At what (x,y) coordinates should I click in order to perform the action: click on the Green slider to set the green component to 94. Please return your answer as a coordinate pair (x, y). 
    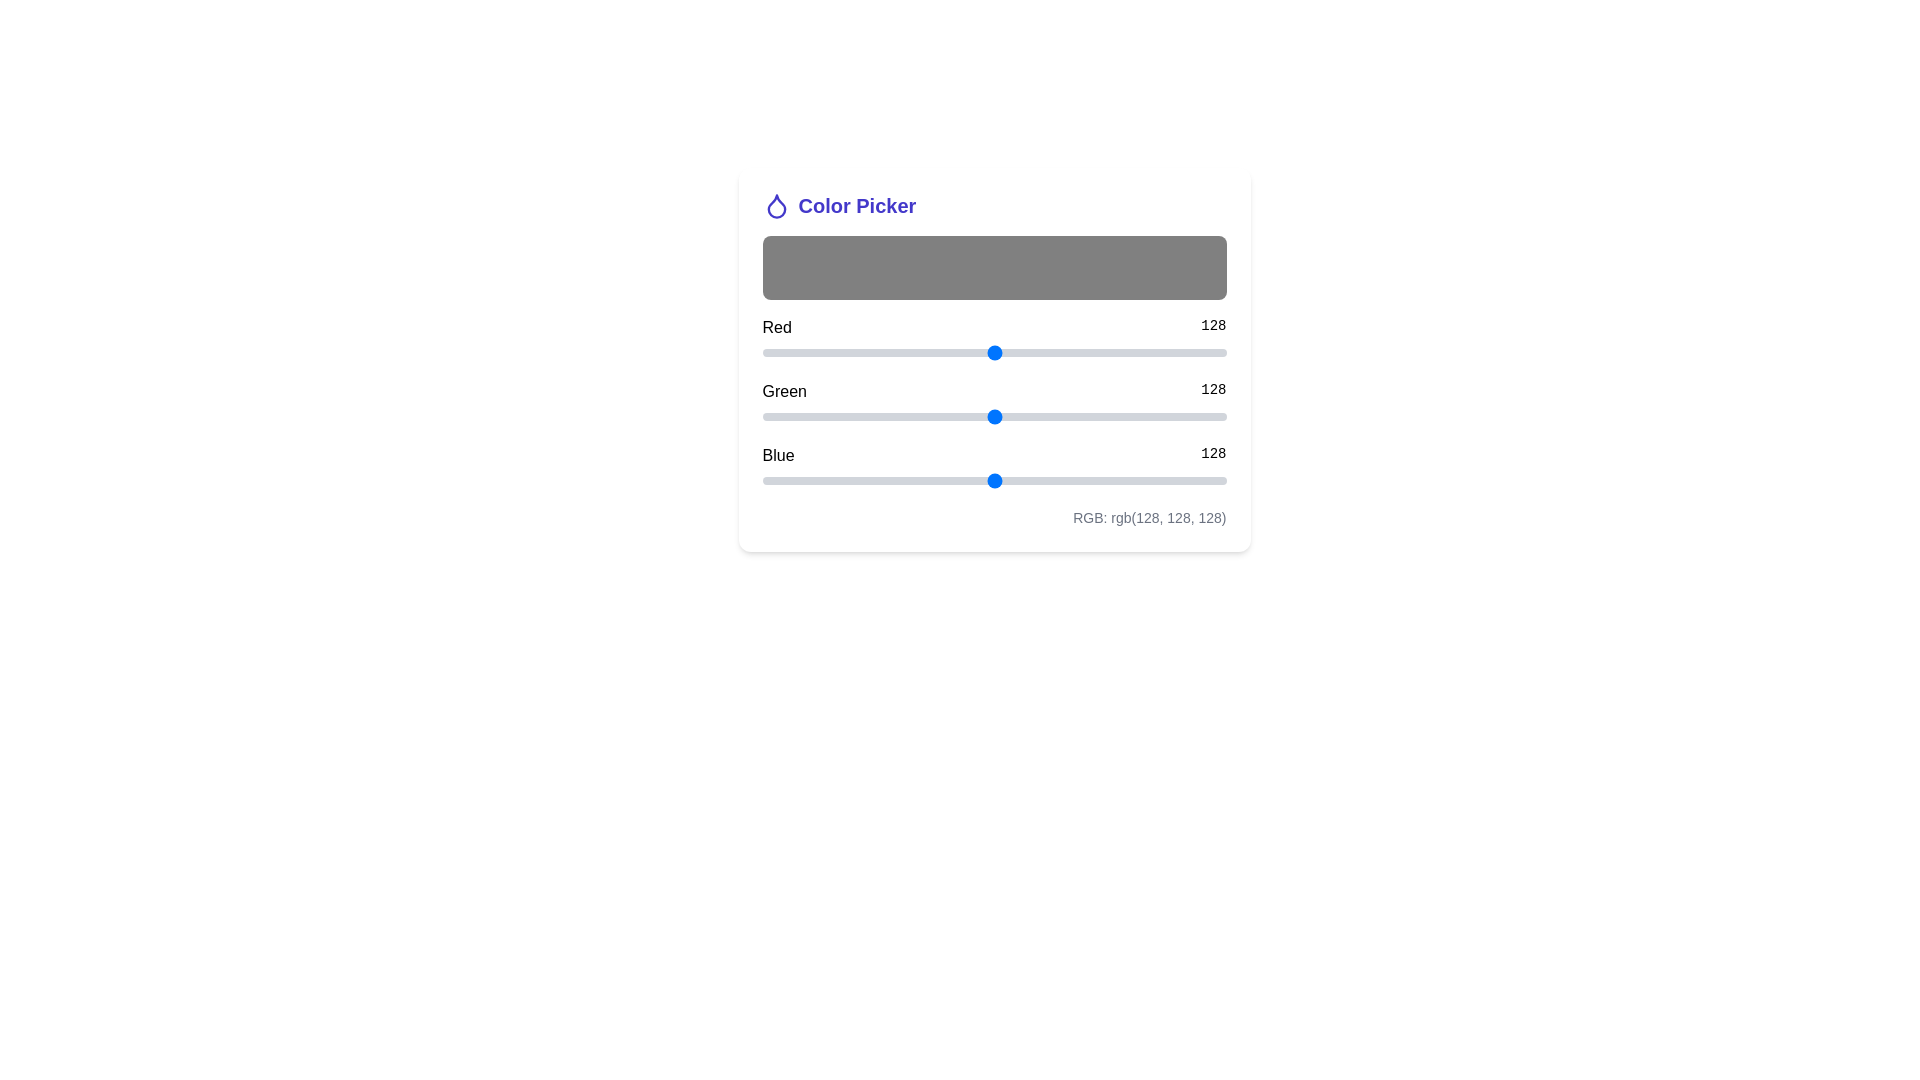
    Looking at the image, I should click on (932, 415).